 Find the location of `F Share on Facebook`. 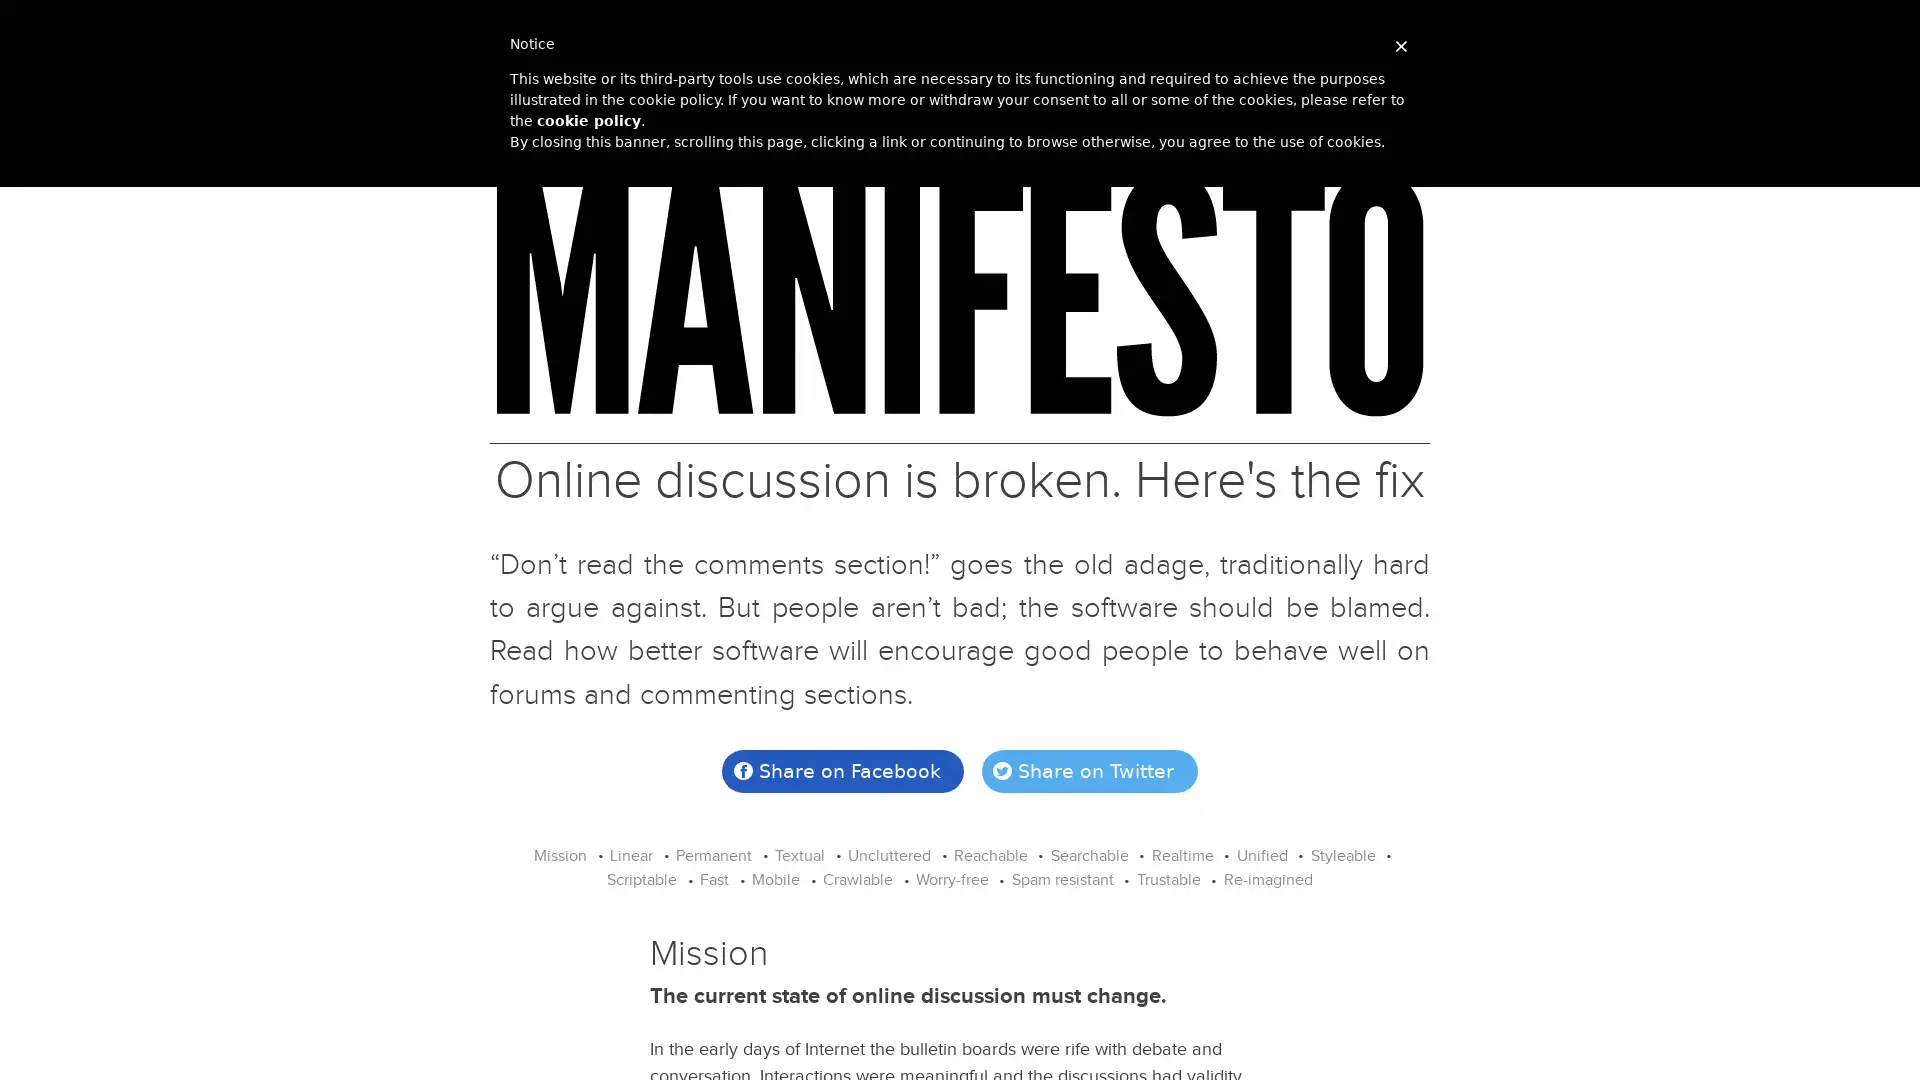

F Share on Facebook is located at coordinates (843, 770).